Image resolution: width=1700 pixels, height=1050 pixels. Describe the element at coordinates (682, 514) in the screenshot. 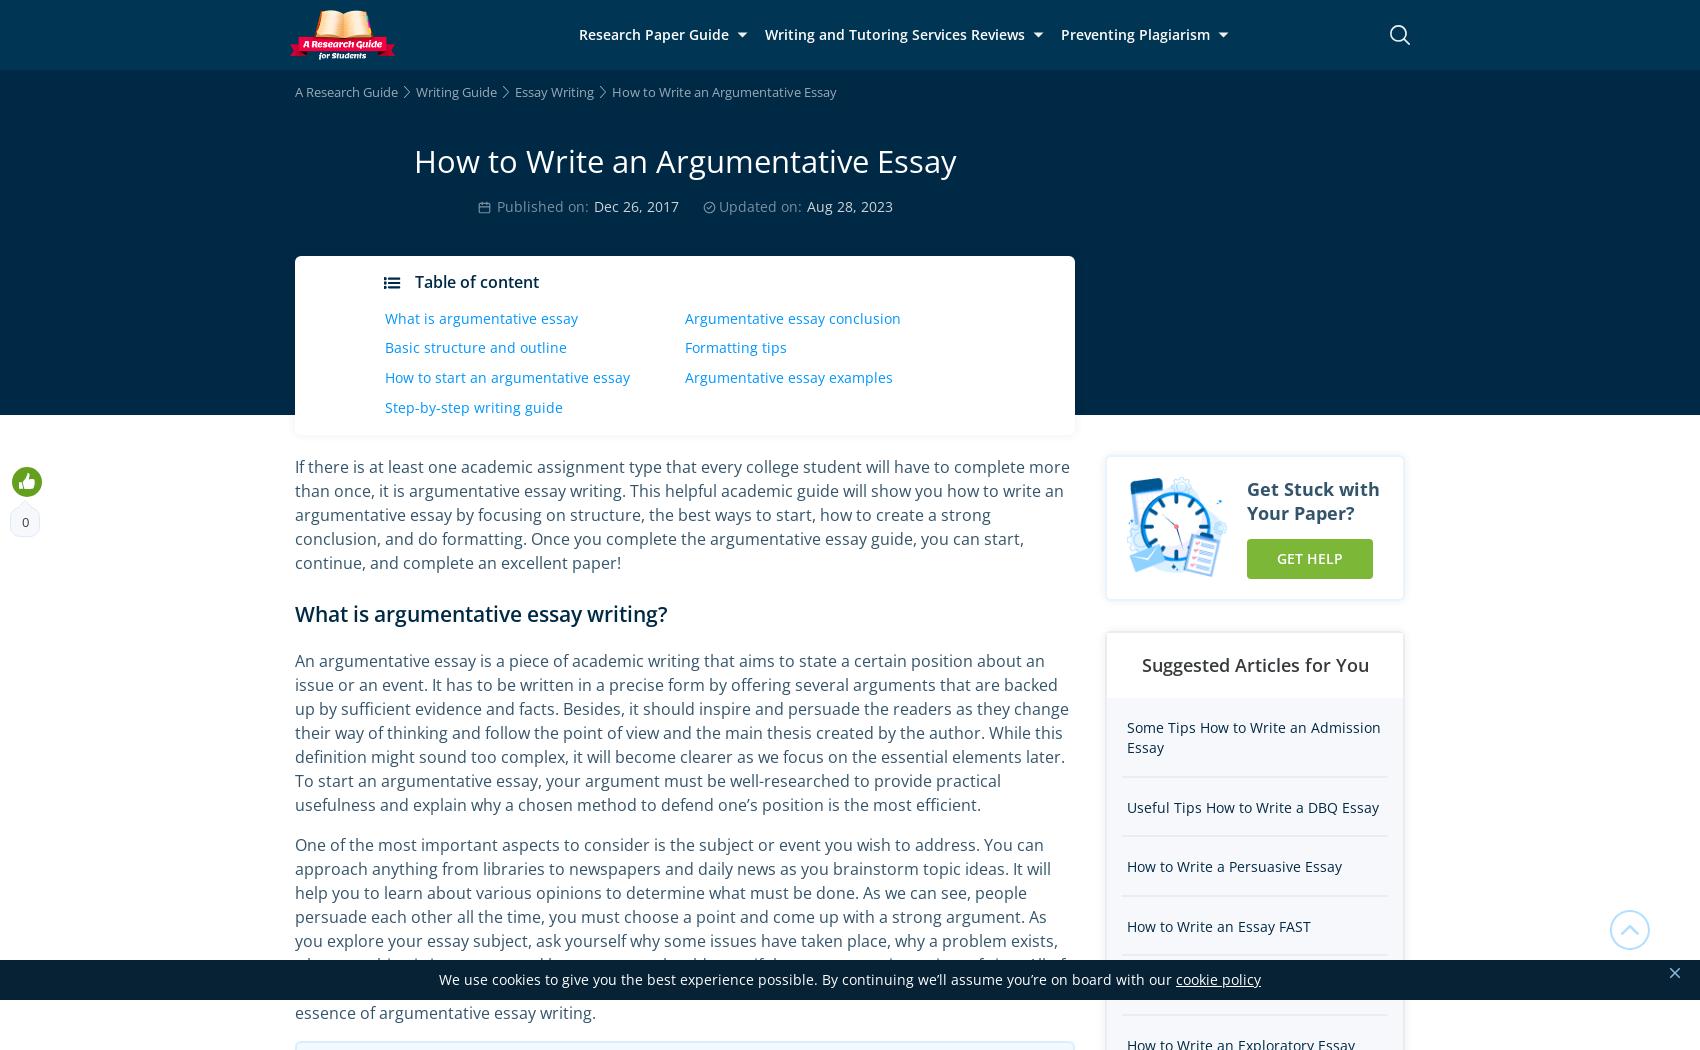

I see `'If there is at least one academic assignment type that every college student will have to complete more than once, it is argumentative essay writing. This helpful academic guide will show you how to write an argumentative essay by focusing on structure, the best ways to start, how to create a strong conclusion, and do formatting. Once you complete the argumentative essay guide, you can start, continue, and complete an excellent paper!'` at that location.